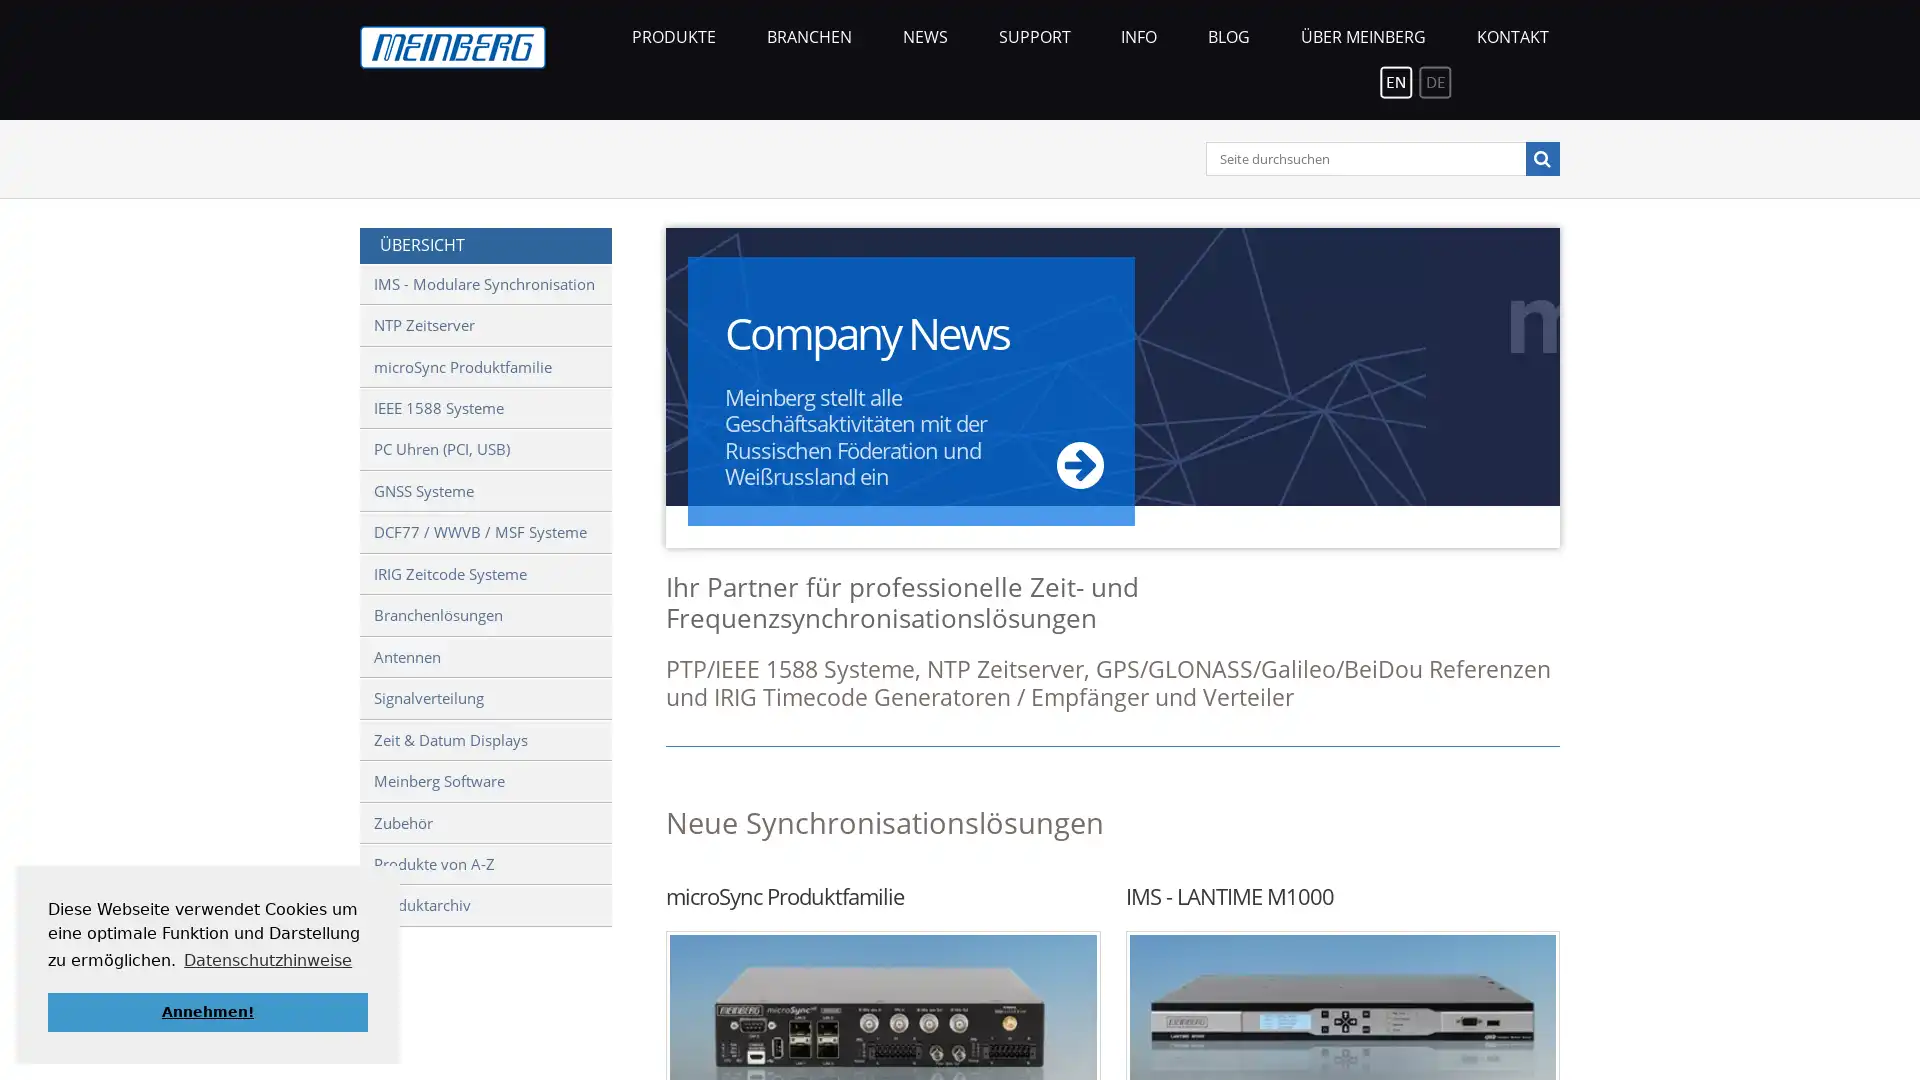 This screenshot has width=1920, height=1080. Describe the element at coordinates (207, 1011) in the screenshot. I see `dismiss cookie message` at that location.